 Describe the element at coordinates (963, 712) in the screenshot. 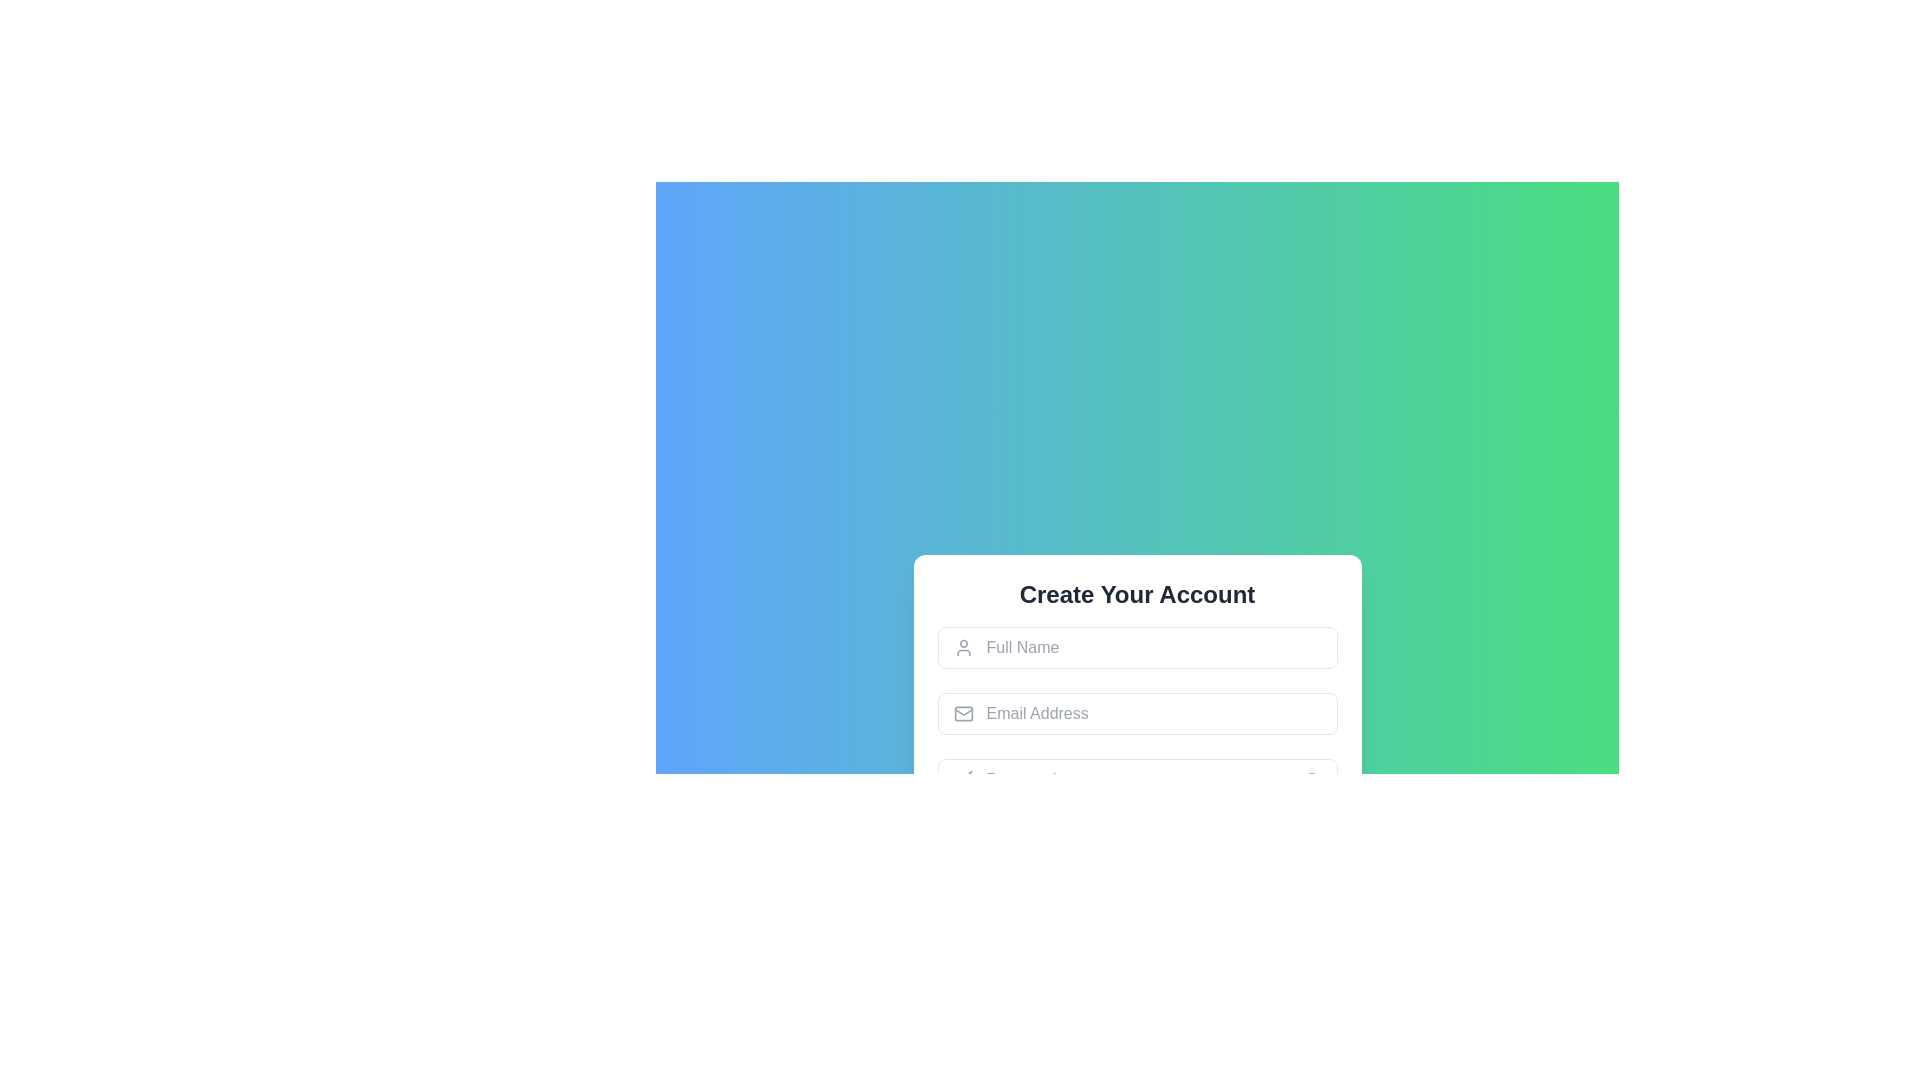

I see `the small envelope-like icon with a gray outline located to the left of the Email Address input field` at that location.